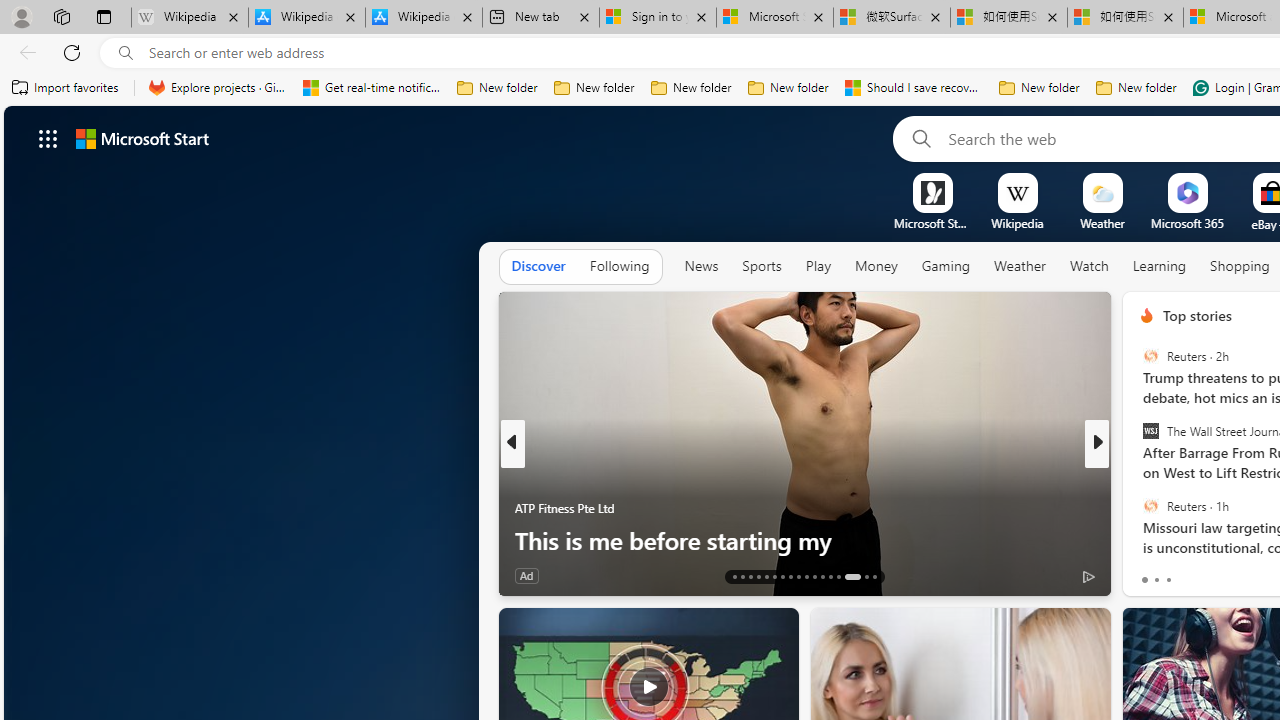 The width and height of the screenshot is (1280, 720). What do you see at coordinates (839, 577) in the screenshot?
I see `'AutomationID: tab-26'` at bounding box center [839, 577].